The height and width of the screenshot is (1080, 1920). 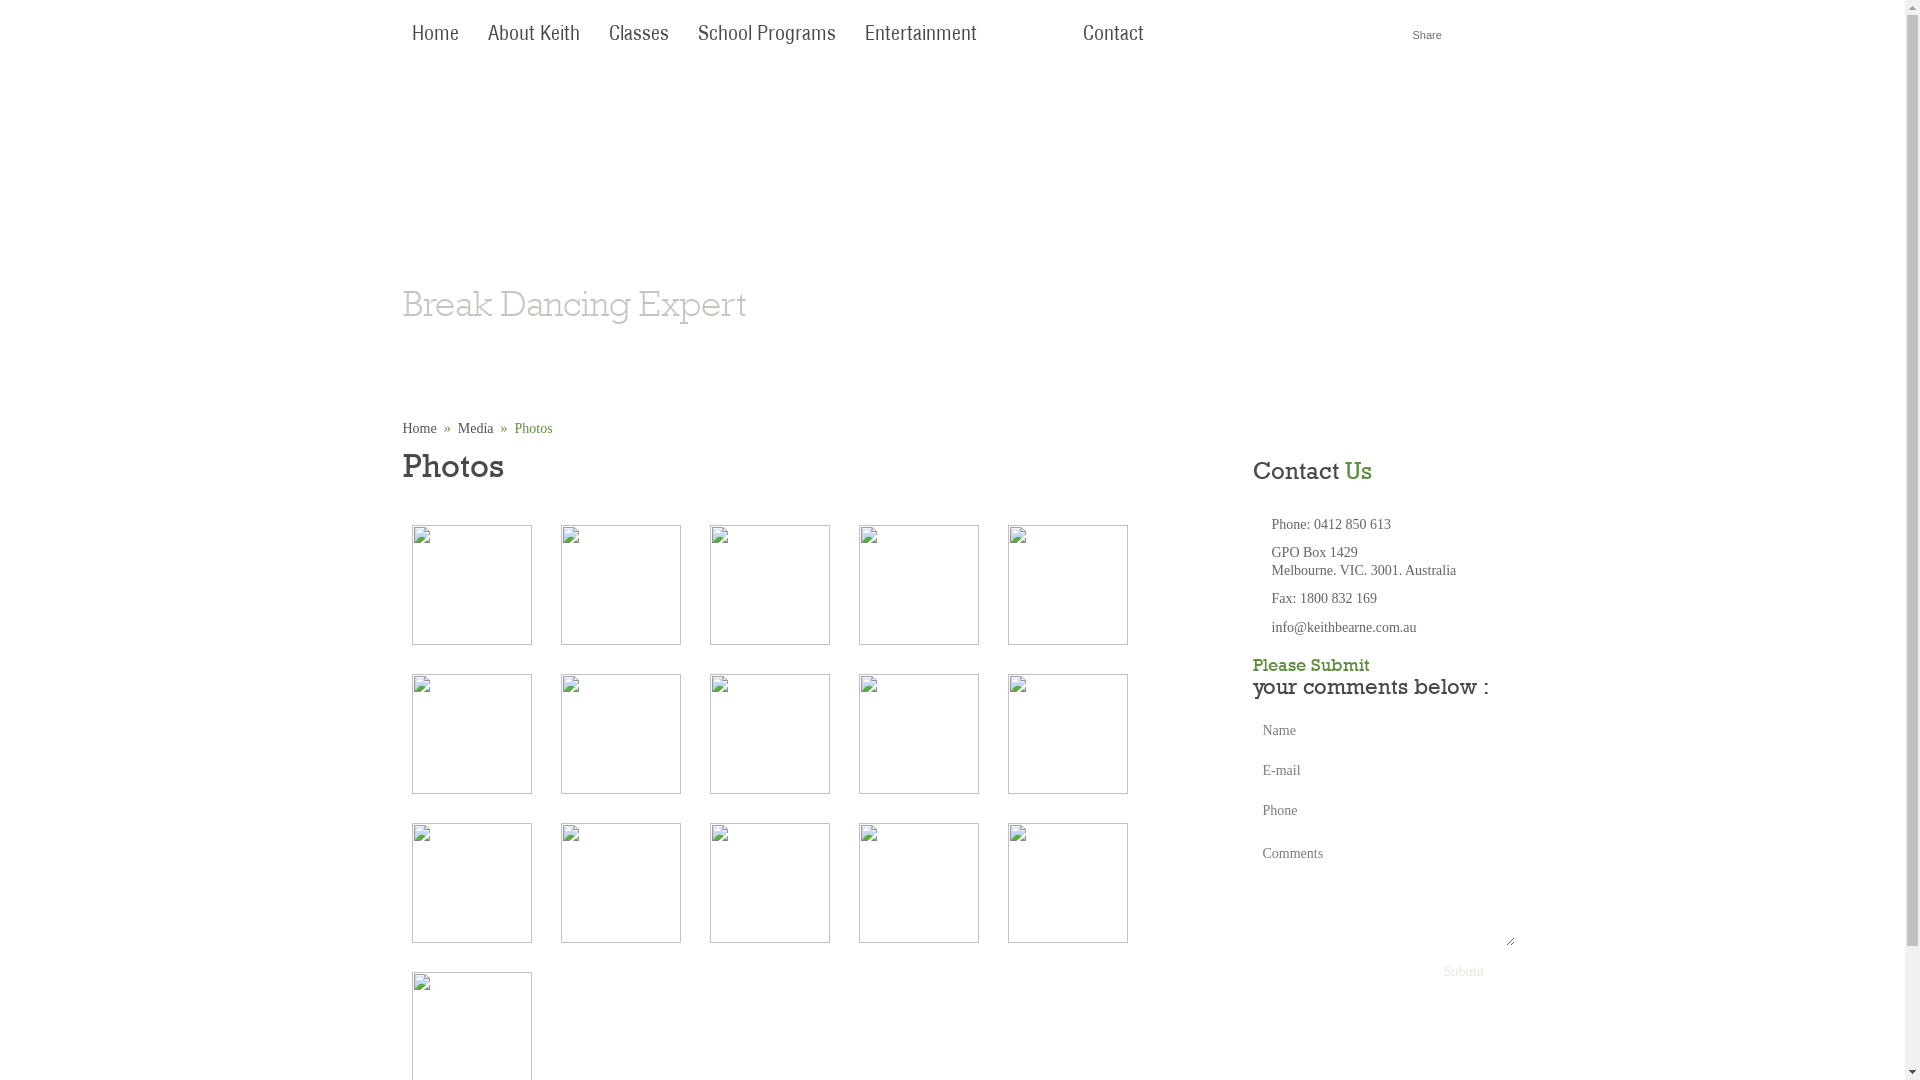 I want to click on 'Media', so click(x=474, y=427).